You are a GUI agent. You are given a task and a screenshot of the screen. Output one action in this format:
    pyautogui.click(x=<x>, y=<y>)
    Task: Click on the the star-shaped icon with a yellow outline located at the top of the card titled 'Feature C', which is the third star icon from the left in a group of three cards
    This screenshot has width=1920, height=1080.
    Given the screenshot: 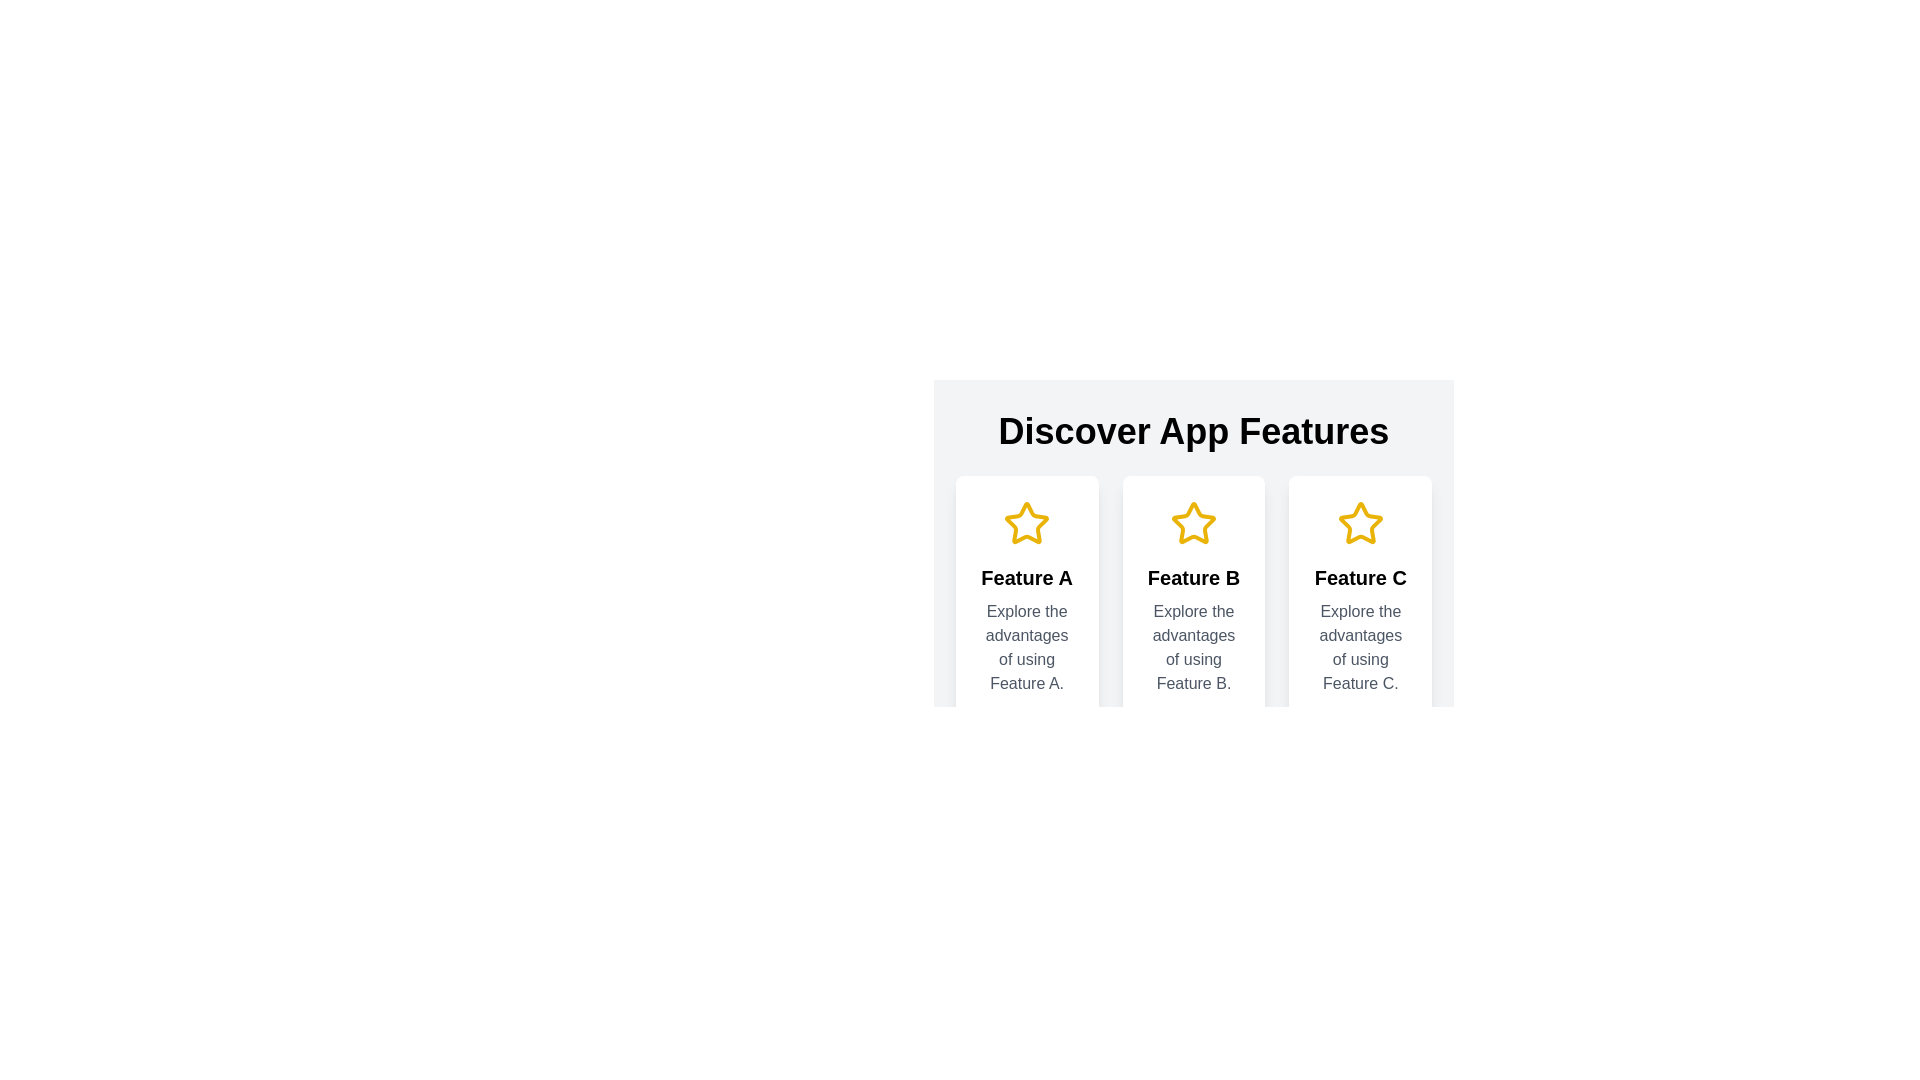 What is the action you would take?
    pyautogui.click(x=1360, y=523)
    